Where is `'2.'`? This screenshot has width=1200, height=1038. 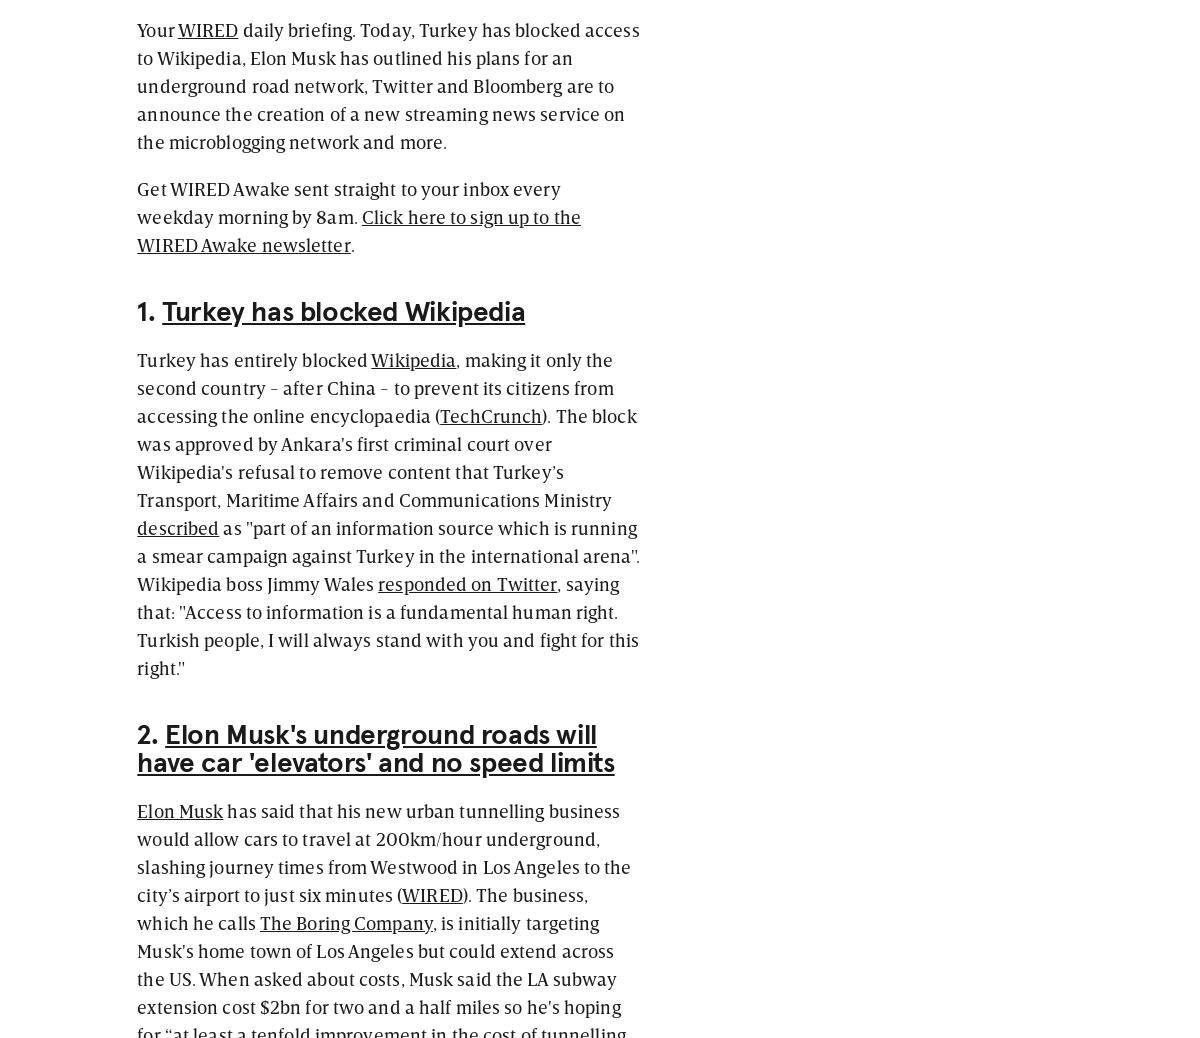 '2.' is located at coordinates (150, 734).